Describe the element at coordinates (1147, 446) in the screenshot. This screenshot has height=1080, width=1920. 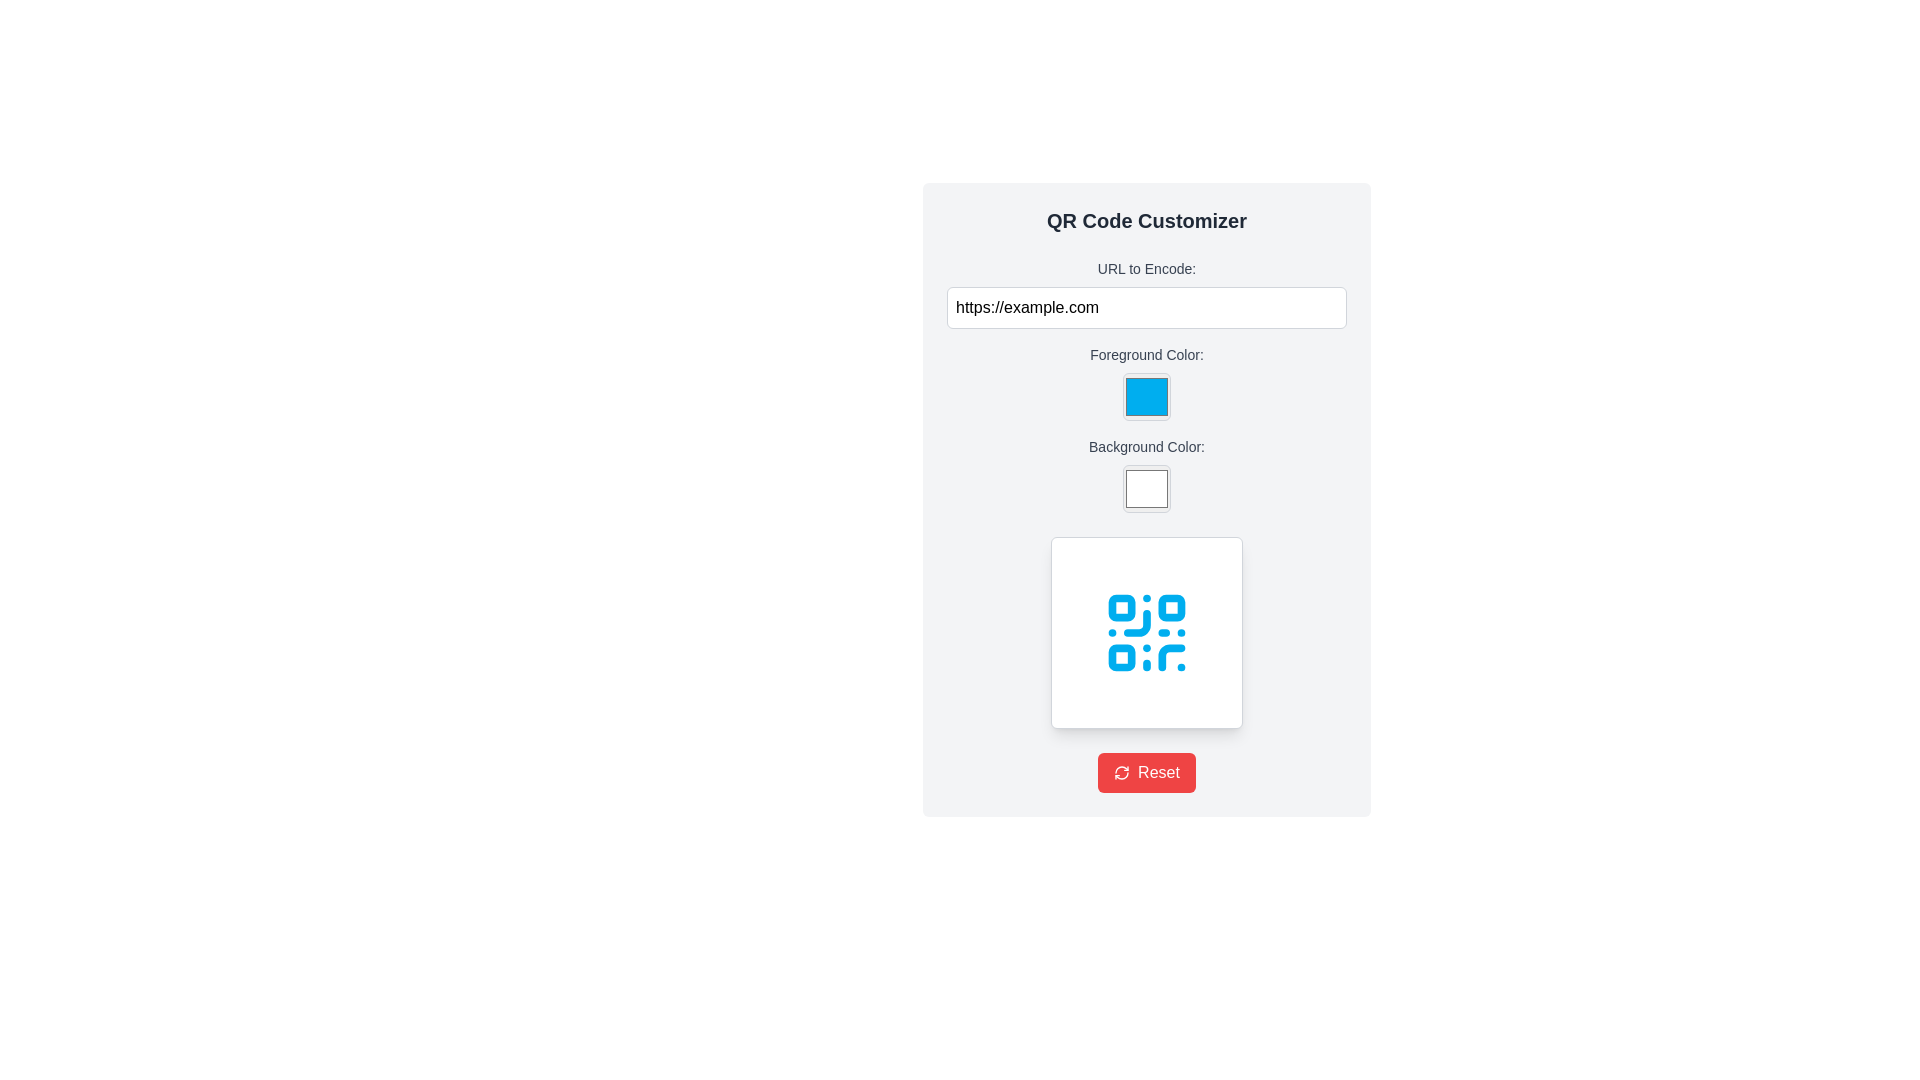
I see `text label 'Background Color:' which is styled with a small font-size, medium weight, and a gray color tone, positioned above the associated color input box in the 'QR Code Customizer' section` at that location.